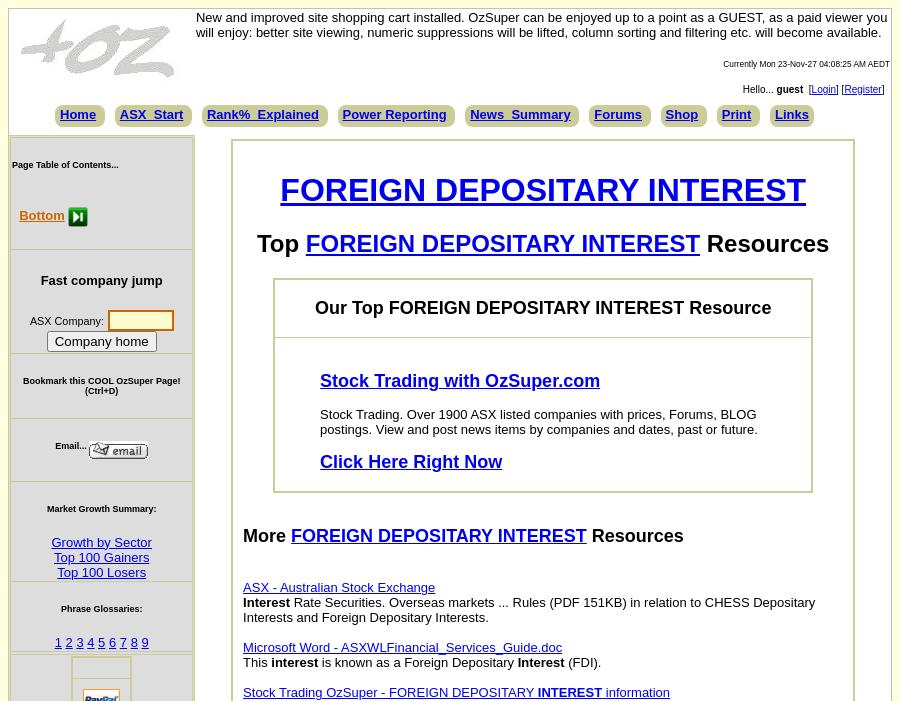  What do you see at coordinates (67, 641) in the screenshot?
I see `'2'` at bounding box center [67, 641].